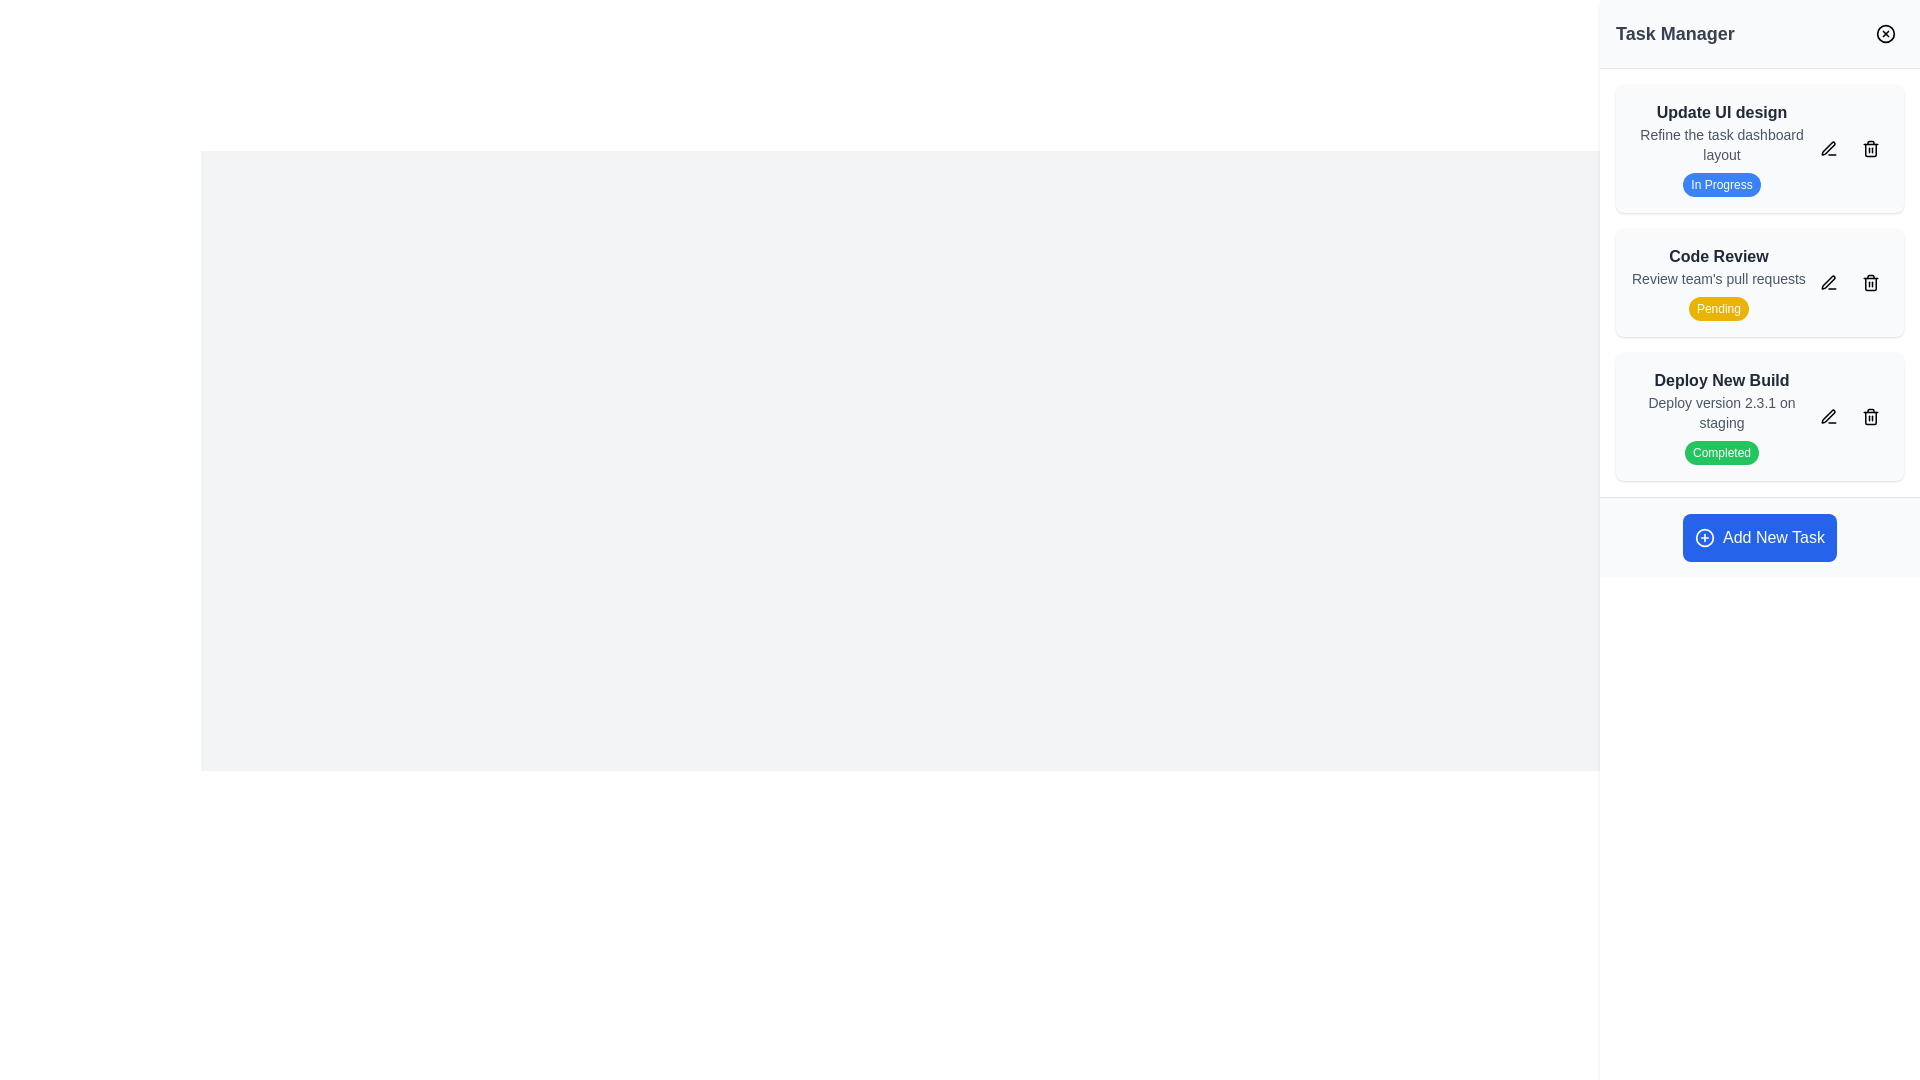  Describe the element at coordinates (1703, 536) in the screenshot. I see `the circled plus sign icon located within the 'Add New Task' button at the lower-right of the interface` at that location.